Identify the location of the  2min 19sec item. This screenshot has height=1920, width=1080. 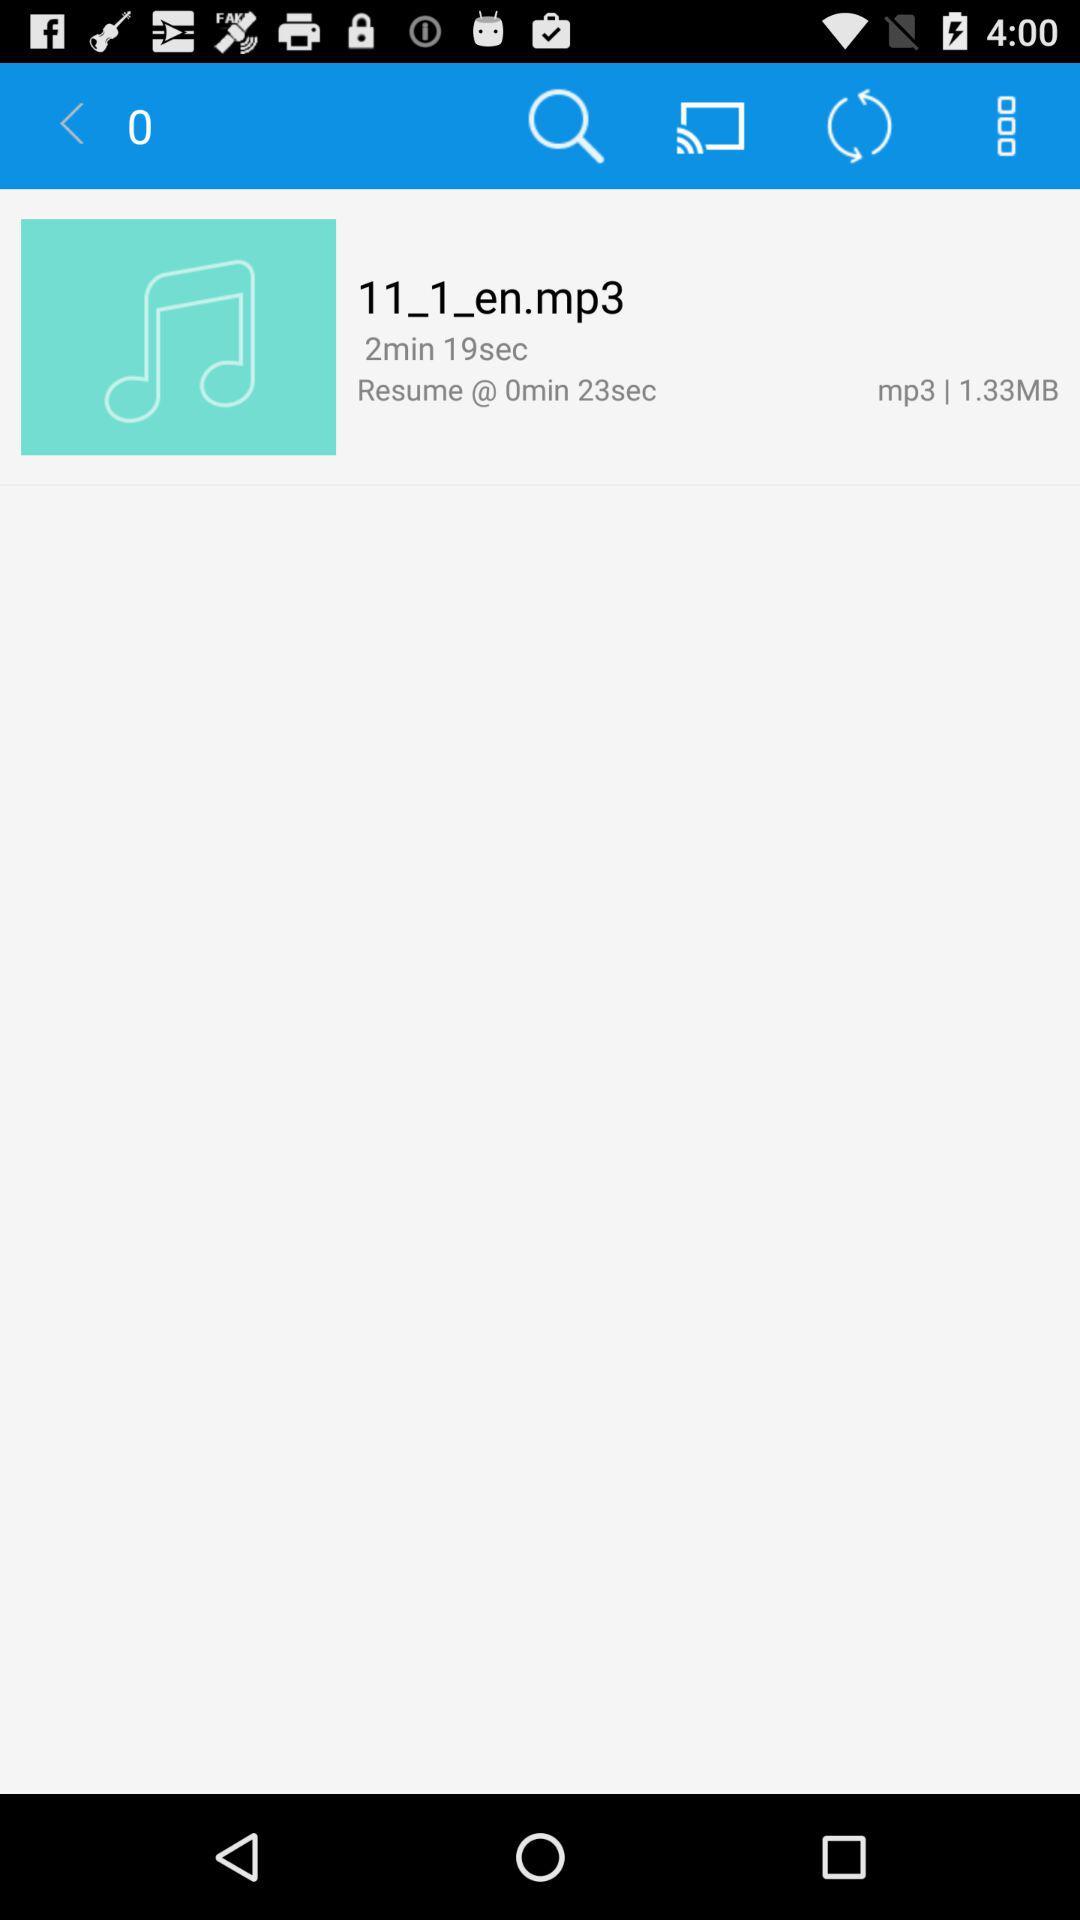
(441, 347).